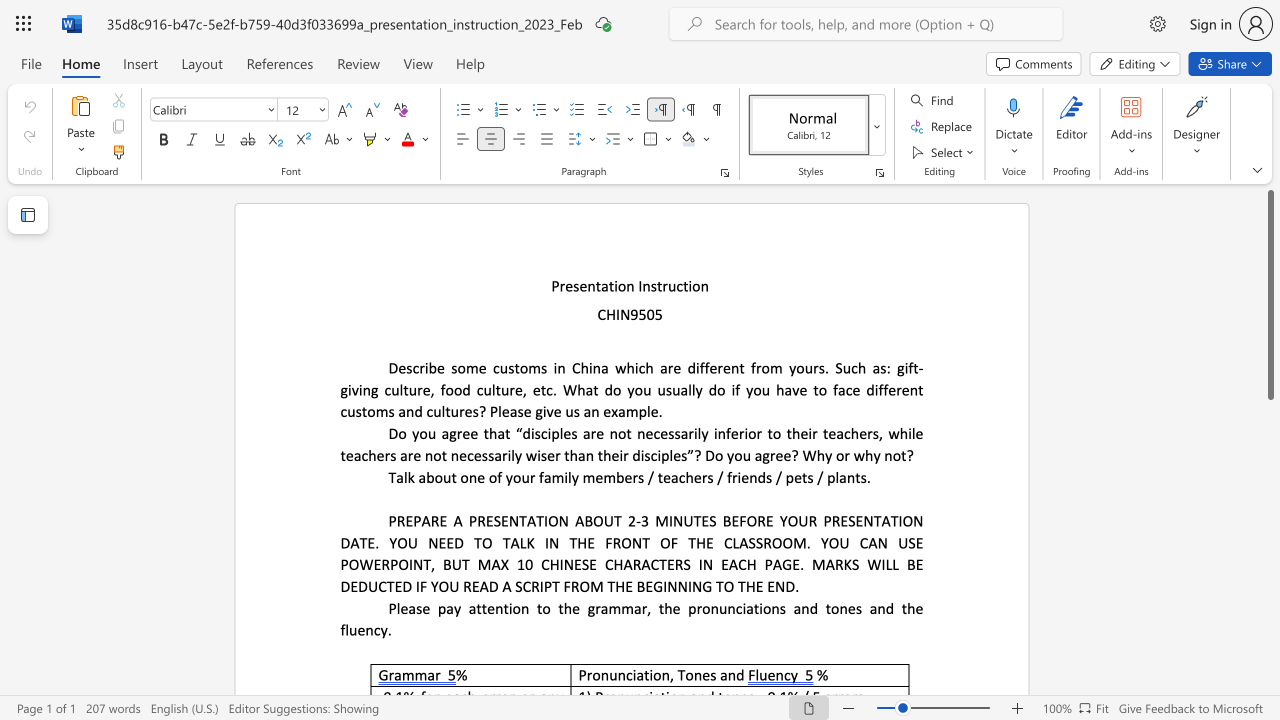 This screenshot has height=720, width=1280. Describe the element at coordinates (373, 630) in the screenshot. I see `the subset text "cy." within the text "Please pay attention to the grammar, the pronunciations and tones and the fluency."` at that location.